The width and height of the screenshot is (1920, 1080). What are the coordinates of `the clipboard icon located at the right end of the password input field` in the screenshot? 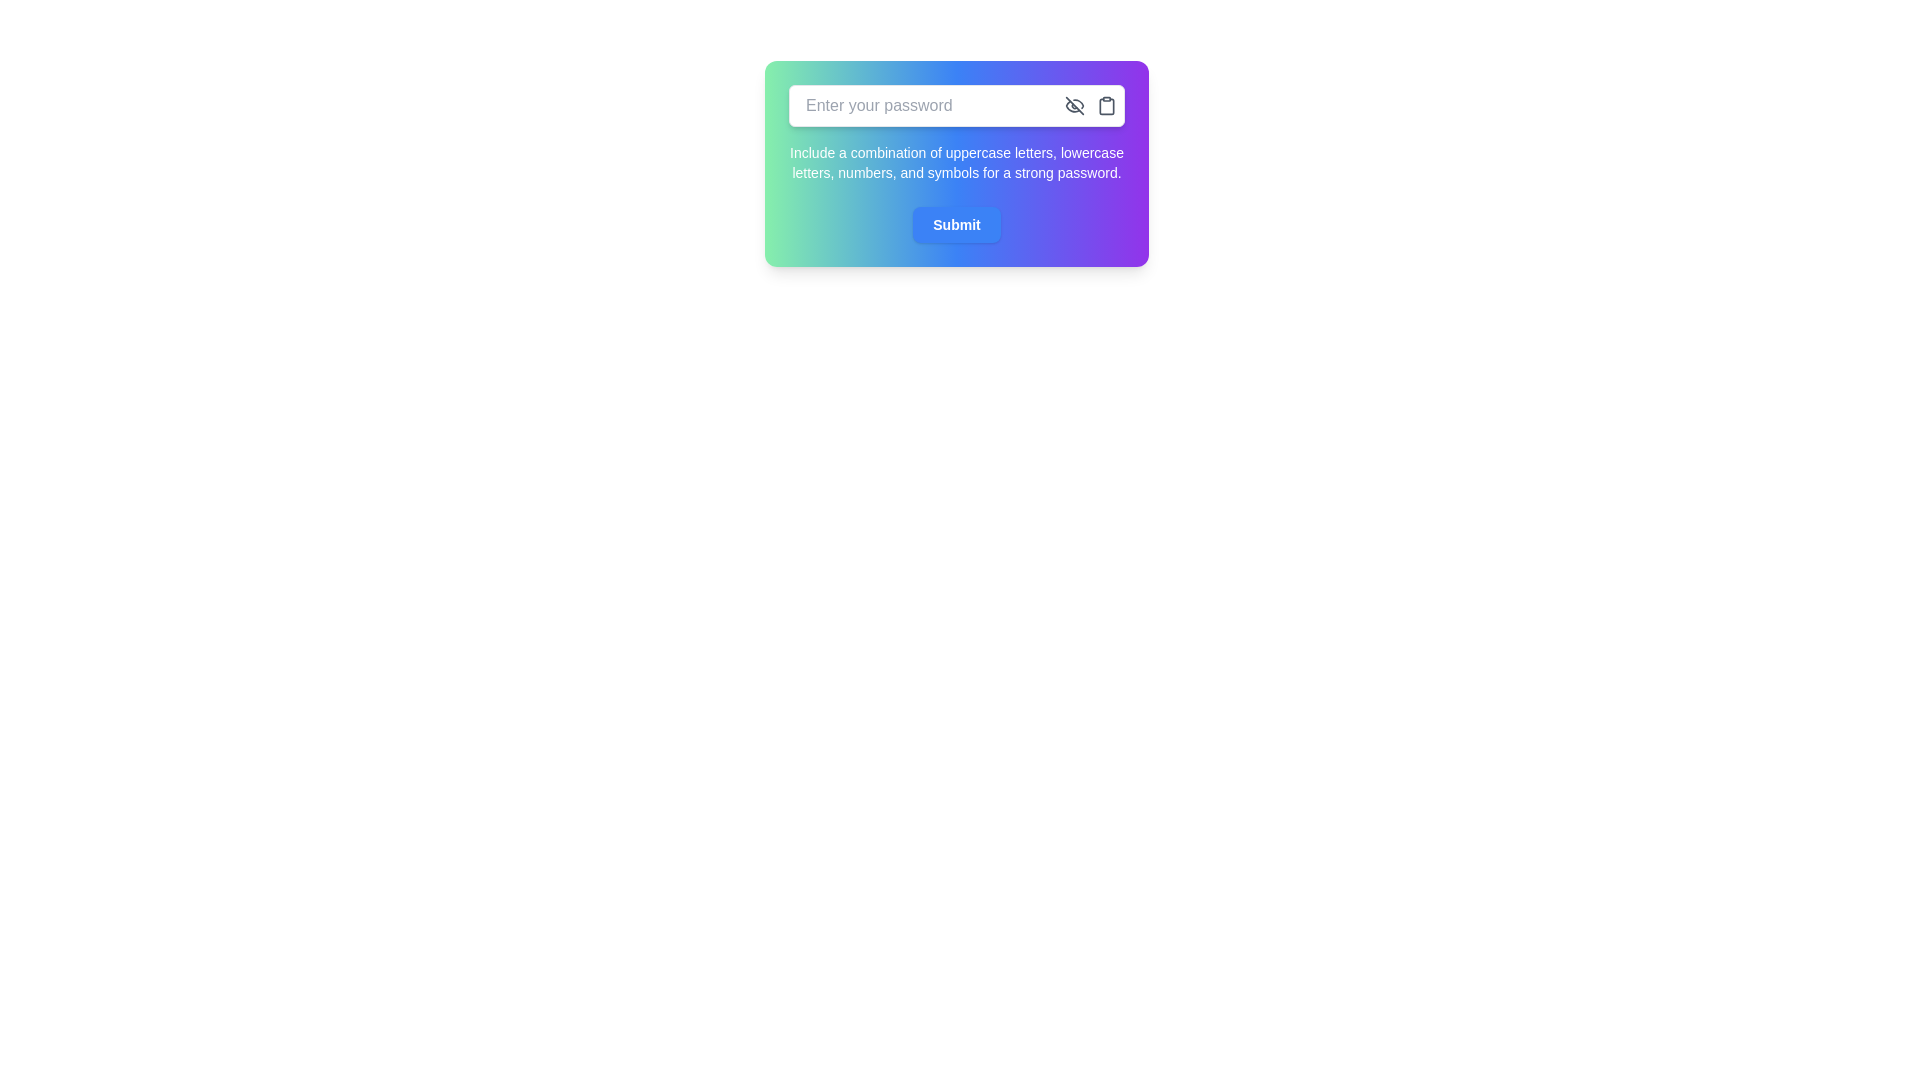 It's located at (1106, 105).